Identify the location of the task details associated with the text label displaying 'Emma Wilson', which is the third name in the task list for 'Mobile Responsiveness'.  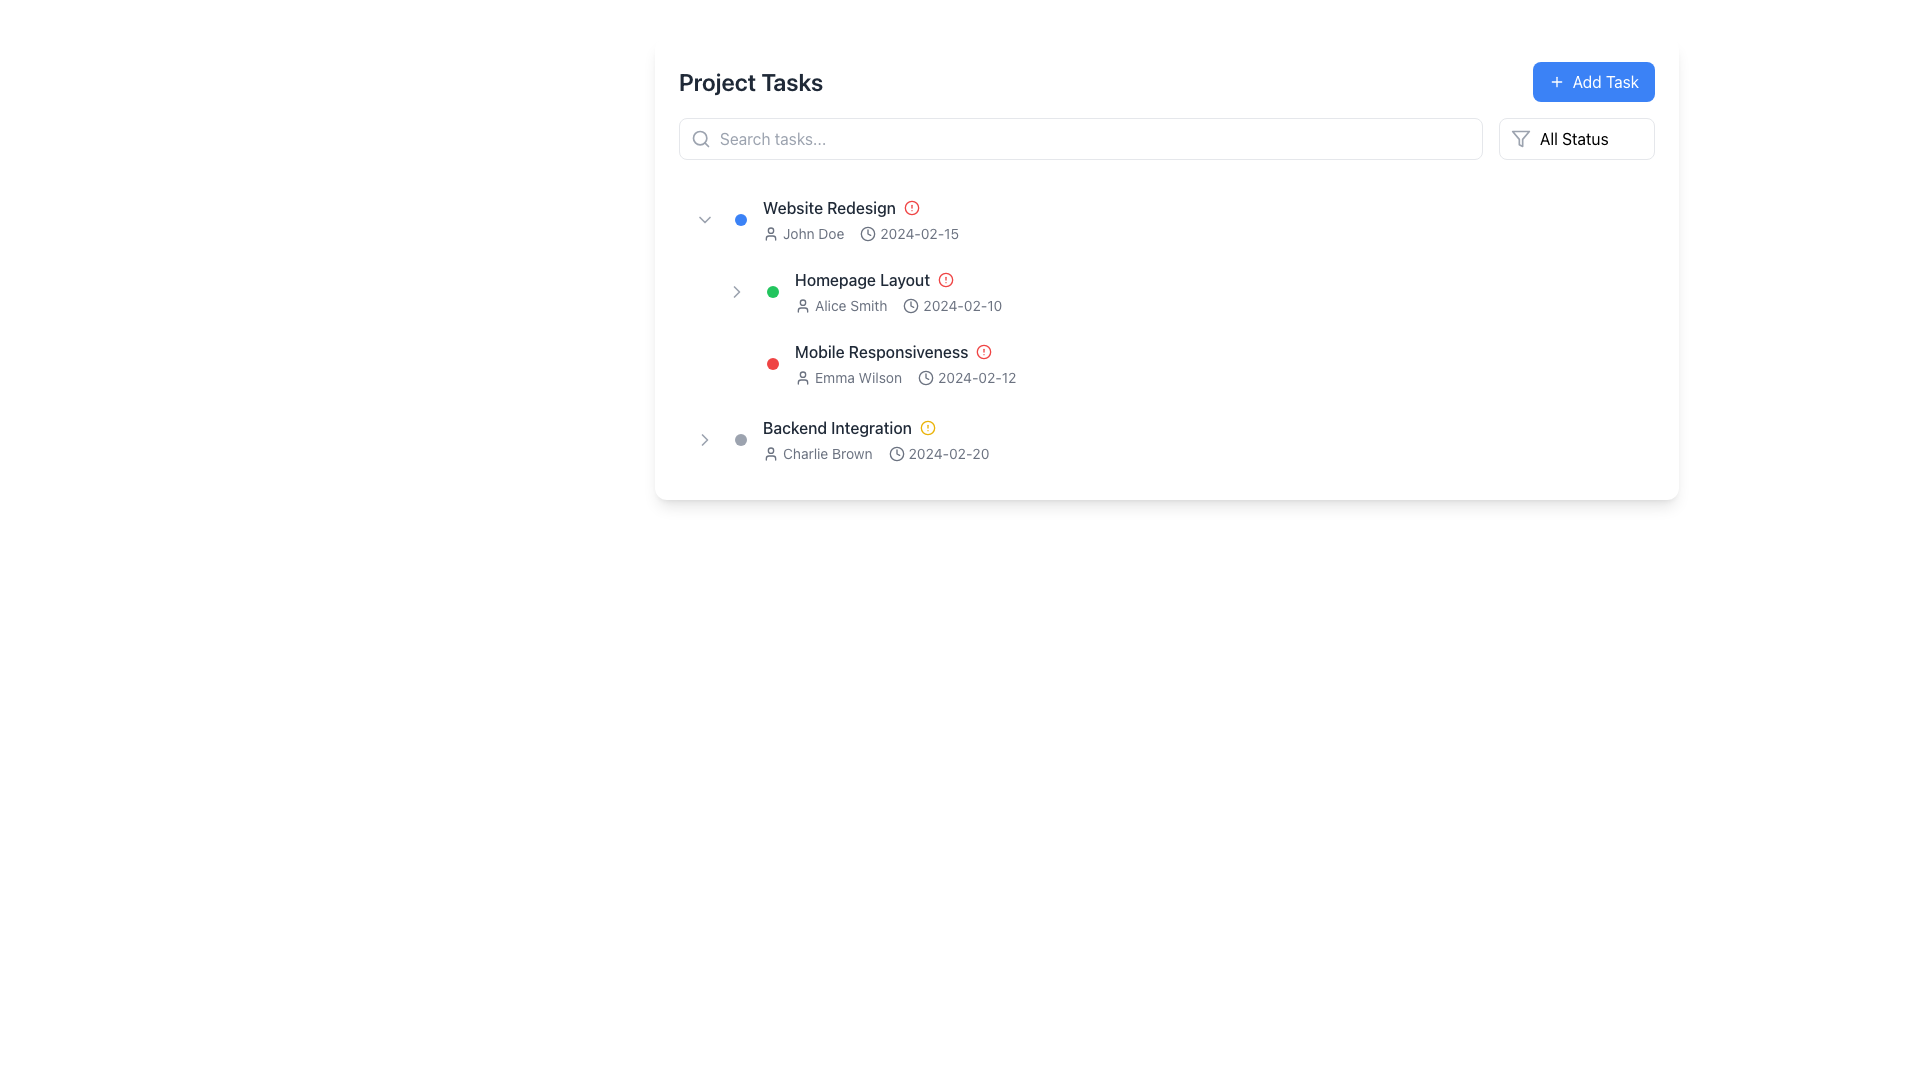
(858, 378).